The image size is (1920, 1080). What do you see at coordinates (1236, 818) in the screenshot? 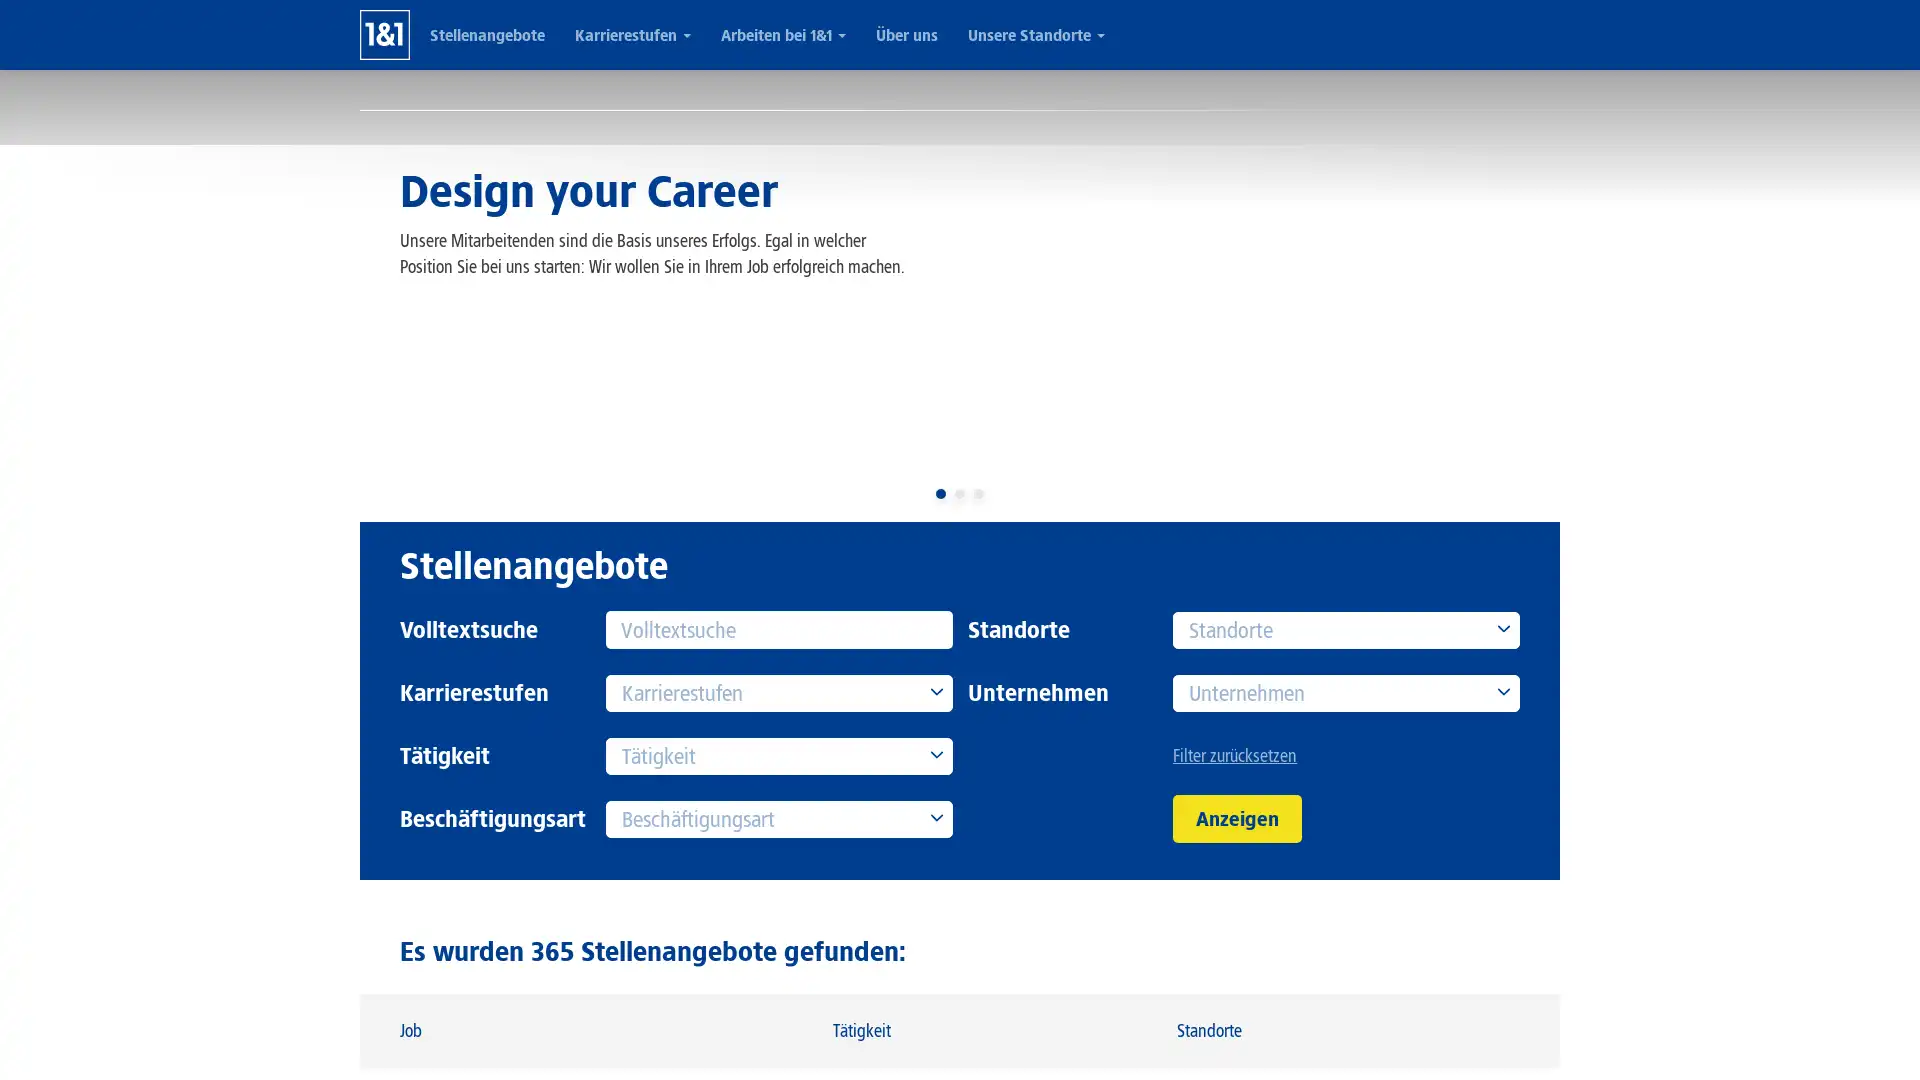
I see `Anzeigen` at bounding box center [1236, 818].